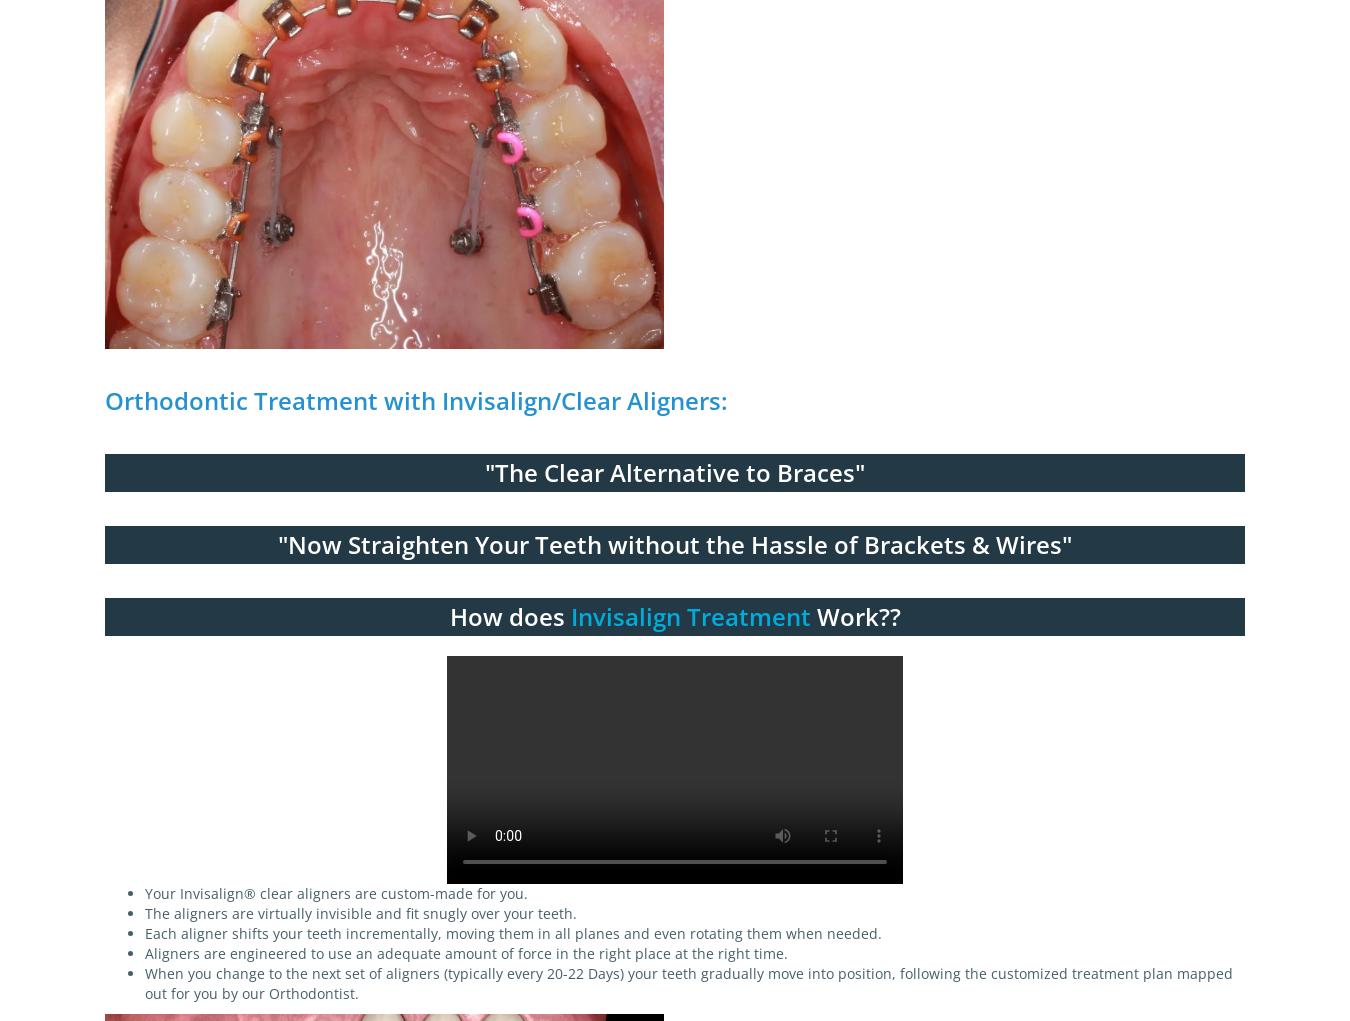 The width and height of the screenshot is (1350, 1021). Describe the element at coordinates (569, 615) in the screenshot. I see `'Invisalign Treatment'` at that location.